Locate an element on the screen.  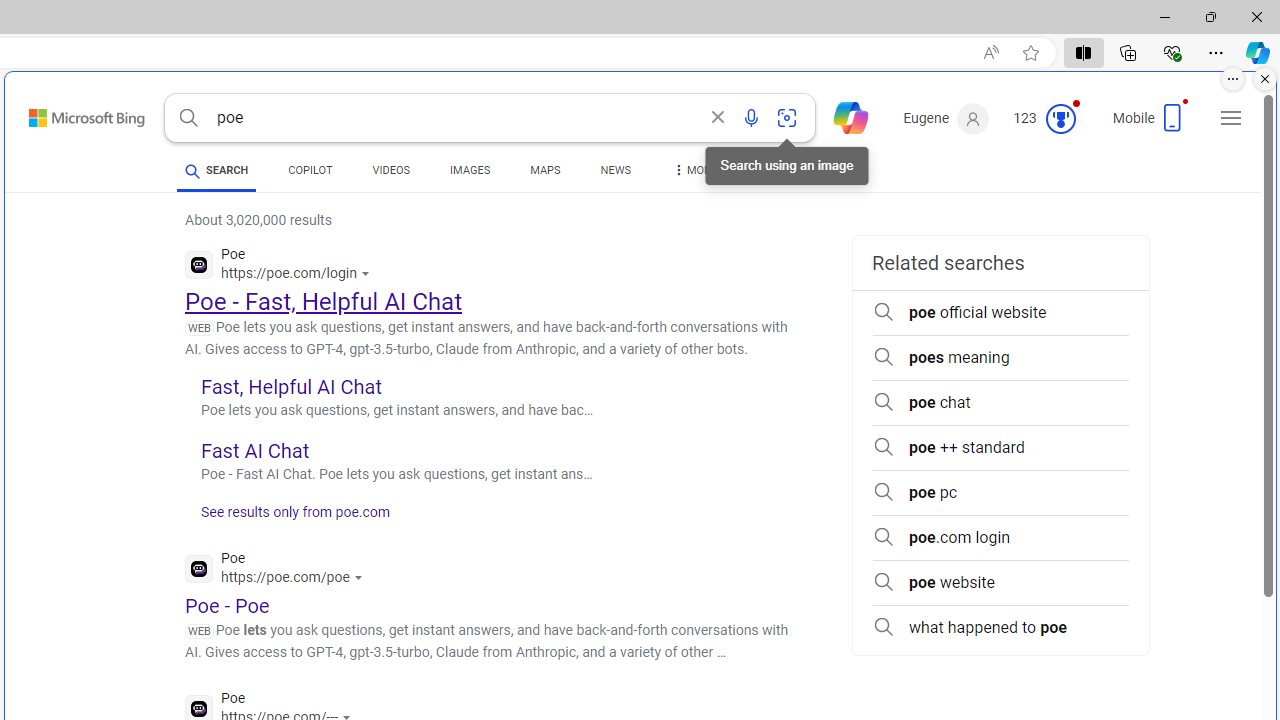
'VIDEOS' is located at coordinates (391, 170).